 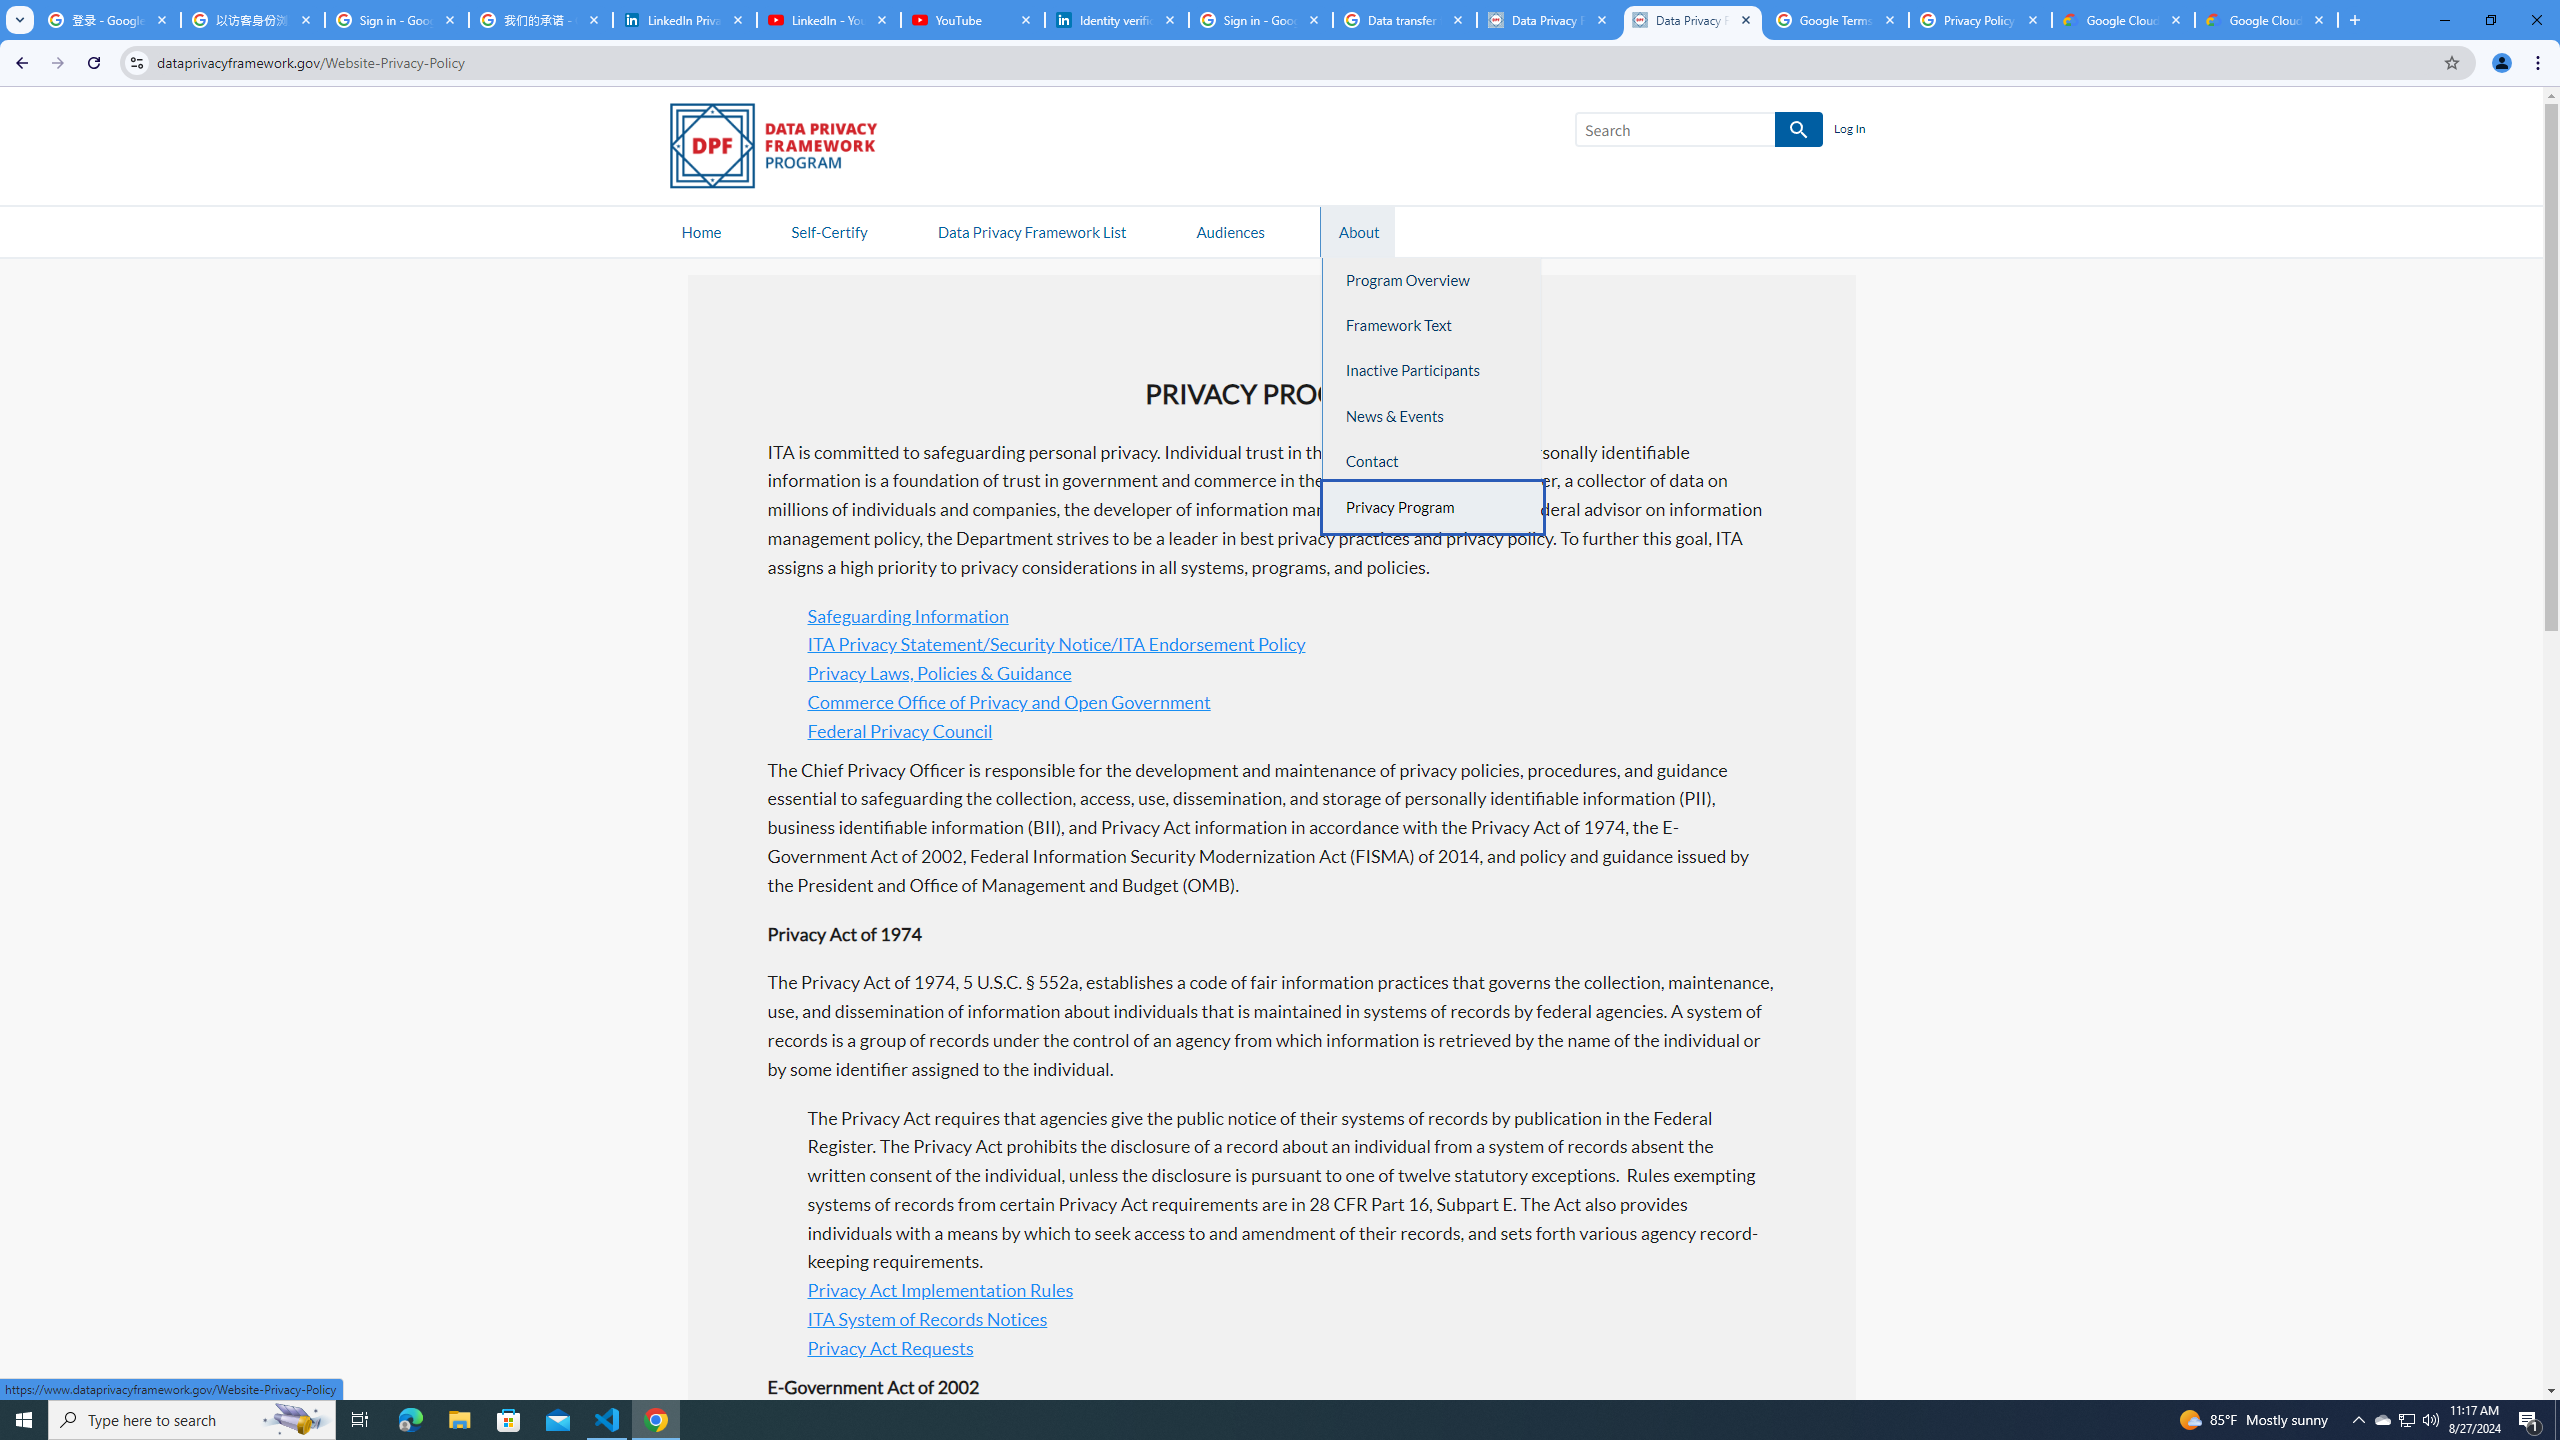 I want to click on 'Data Privacy Framework Logo - Link to Homepage', so click(x=782, y=149).